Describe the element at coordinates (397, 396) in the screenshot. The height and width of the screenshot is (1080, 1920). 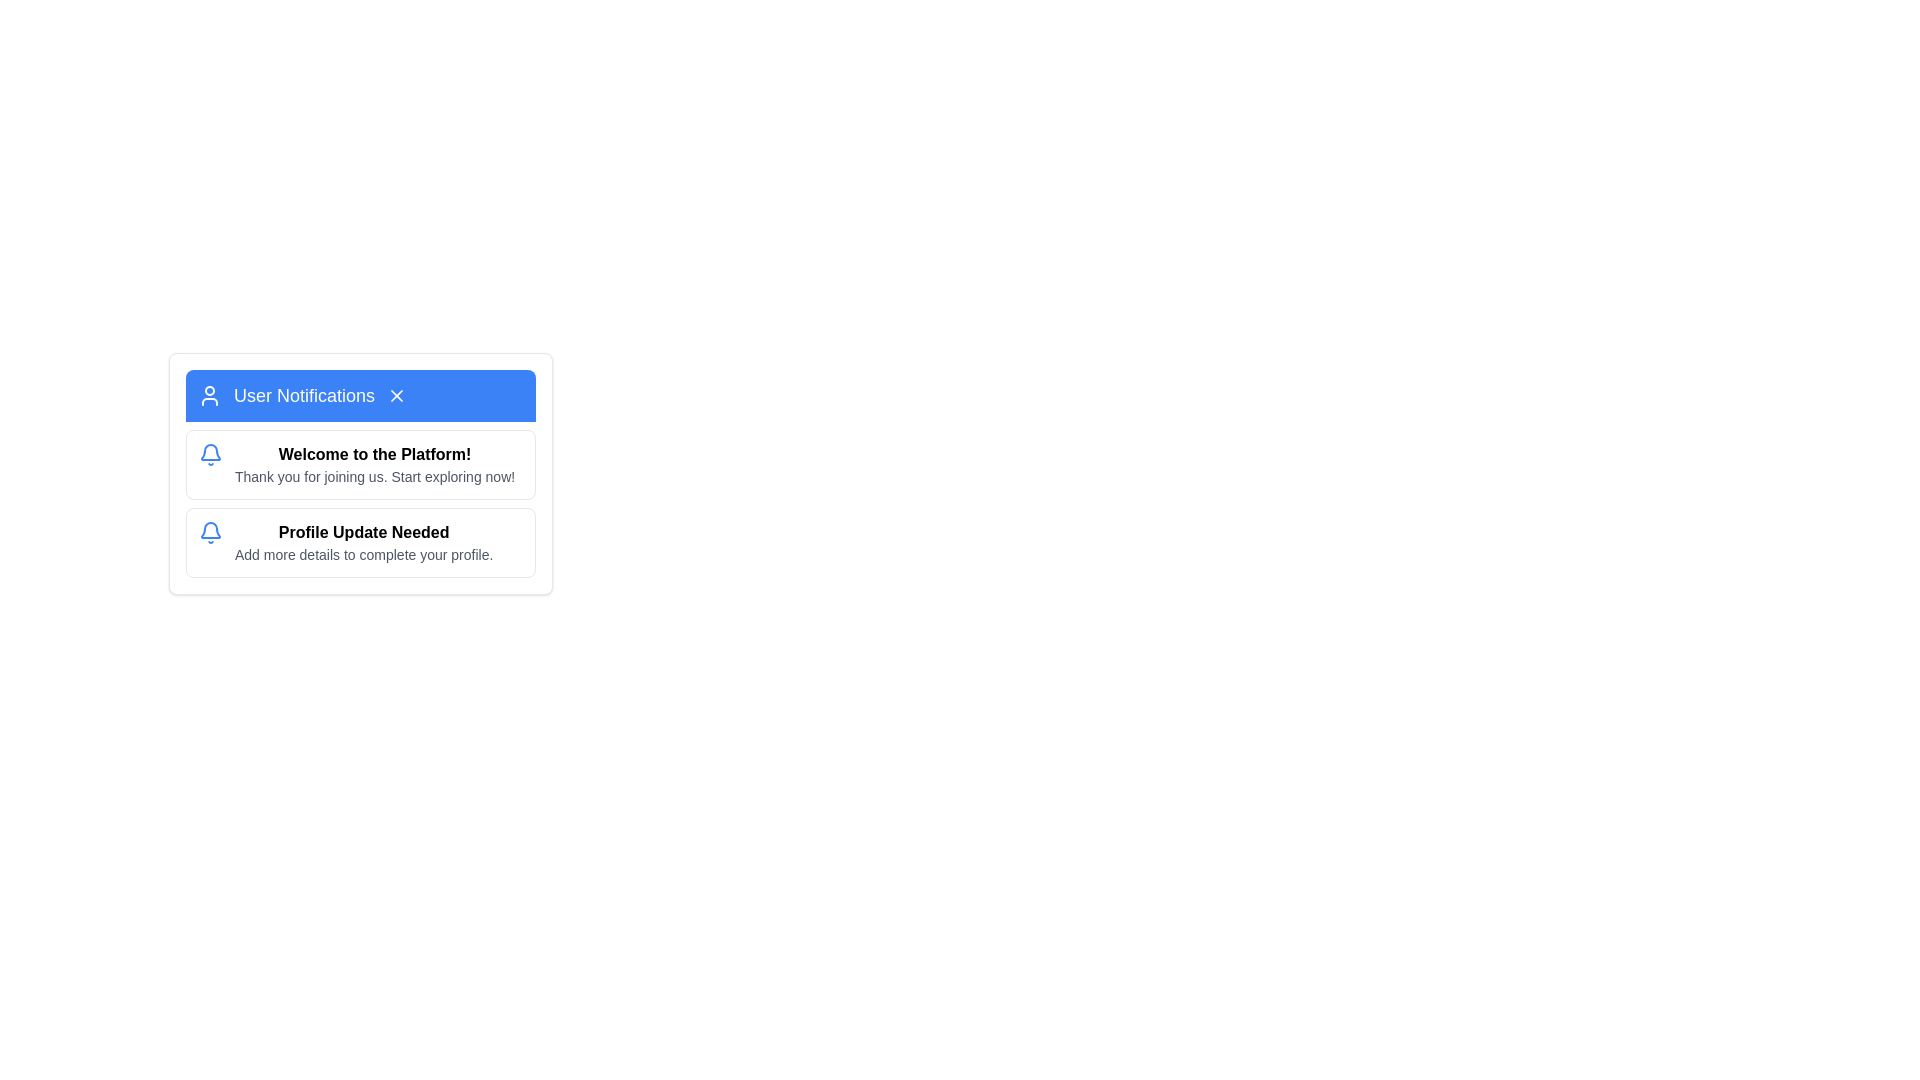
I see `the close or dismiss icon within the 'User Notifications' dialog by moving the cursor to its center` at that location.